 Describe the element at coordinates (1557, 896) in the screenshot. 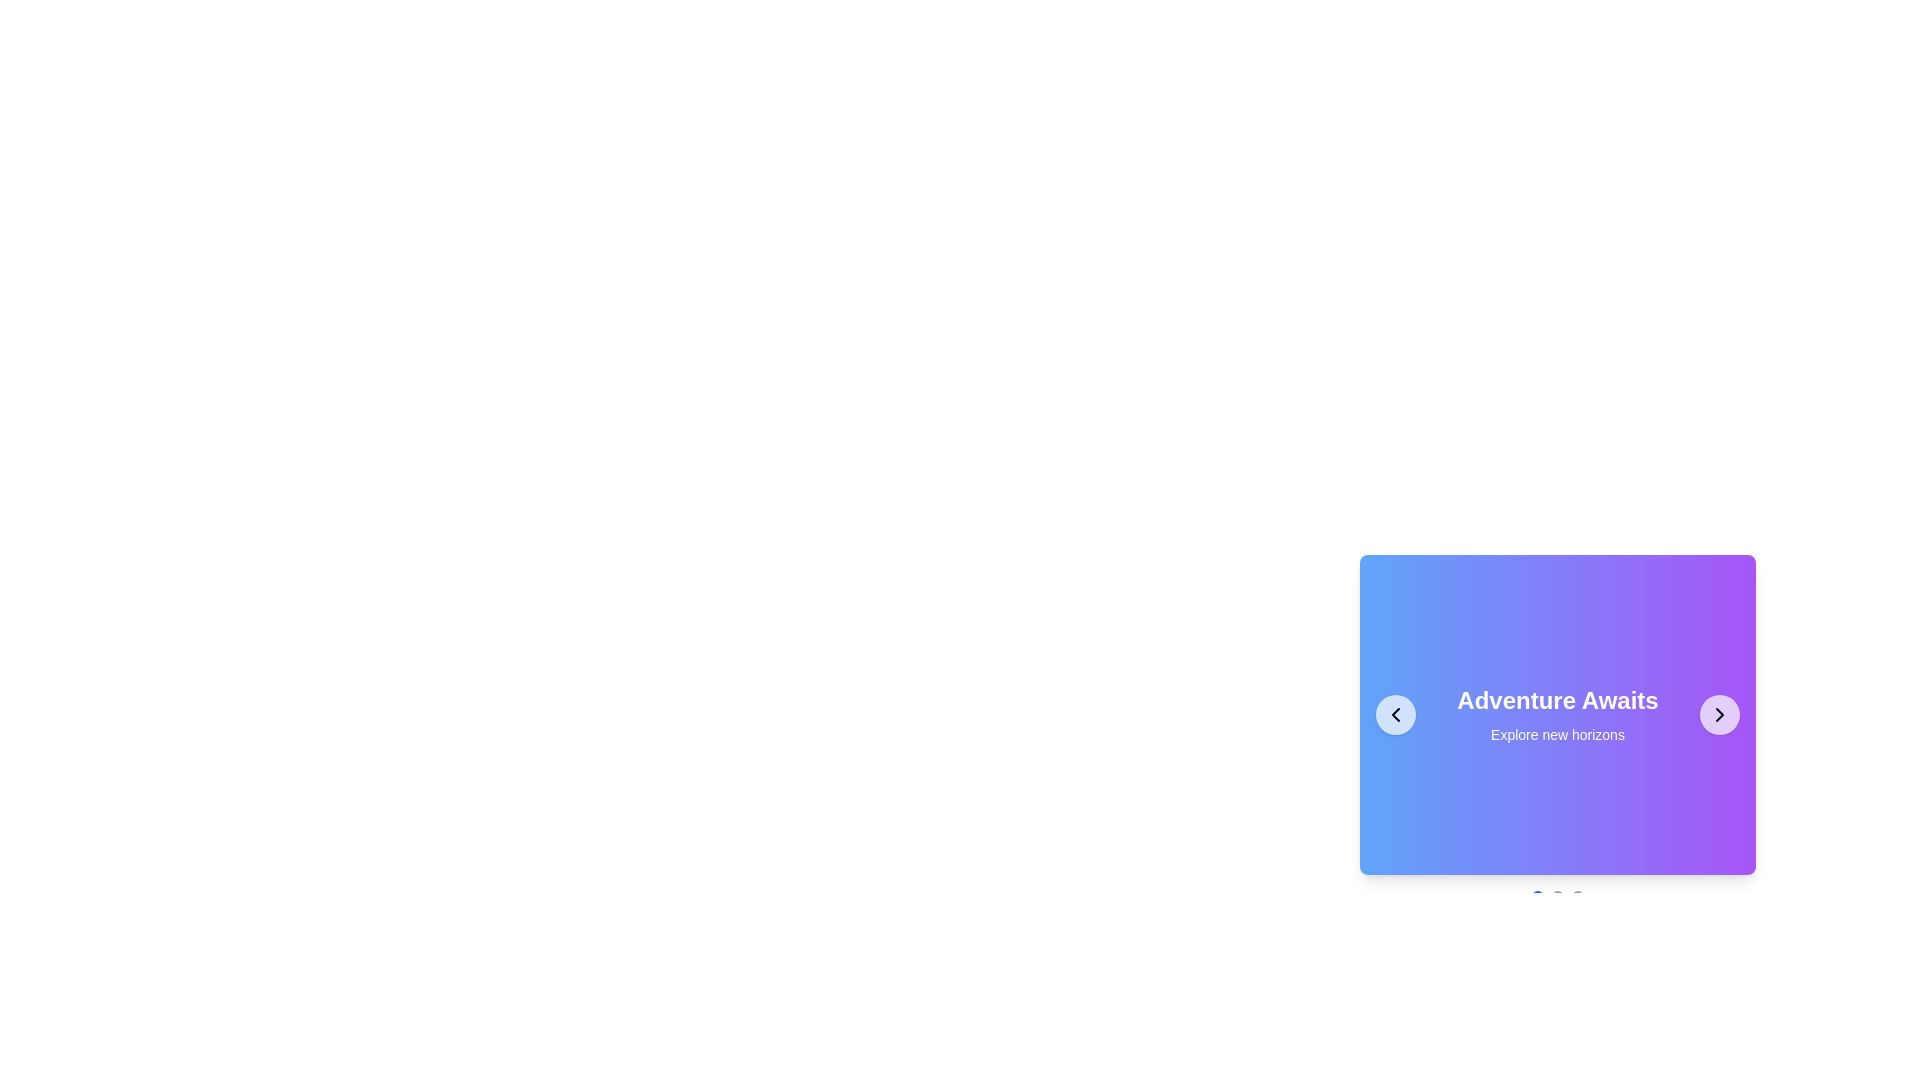

I see `the second dot in the pagination indicator` at that location.